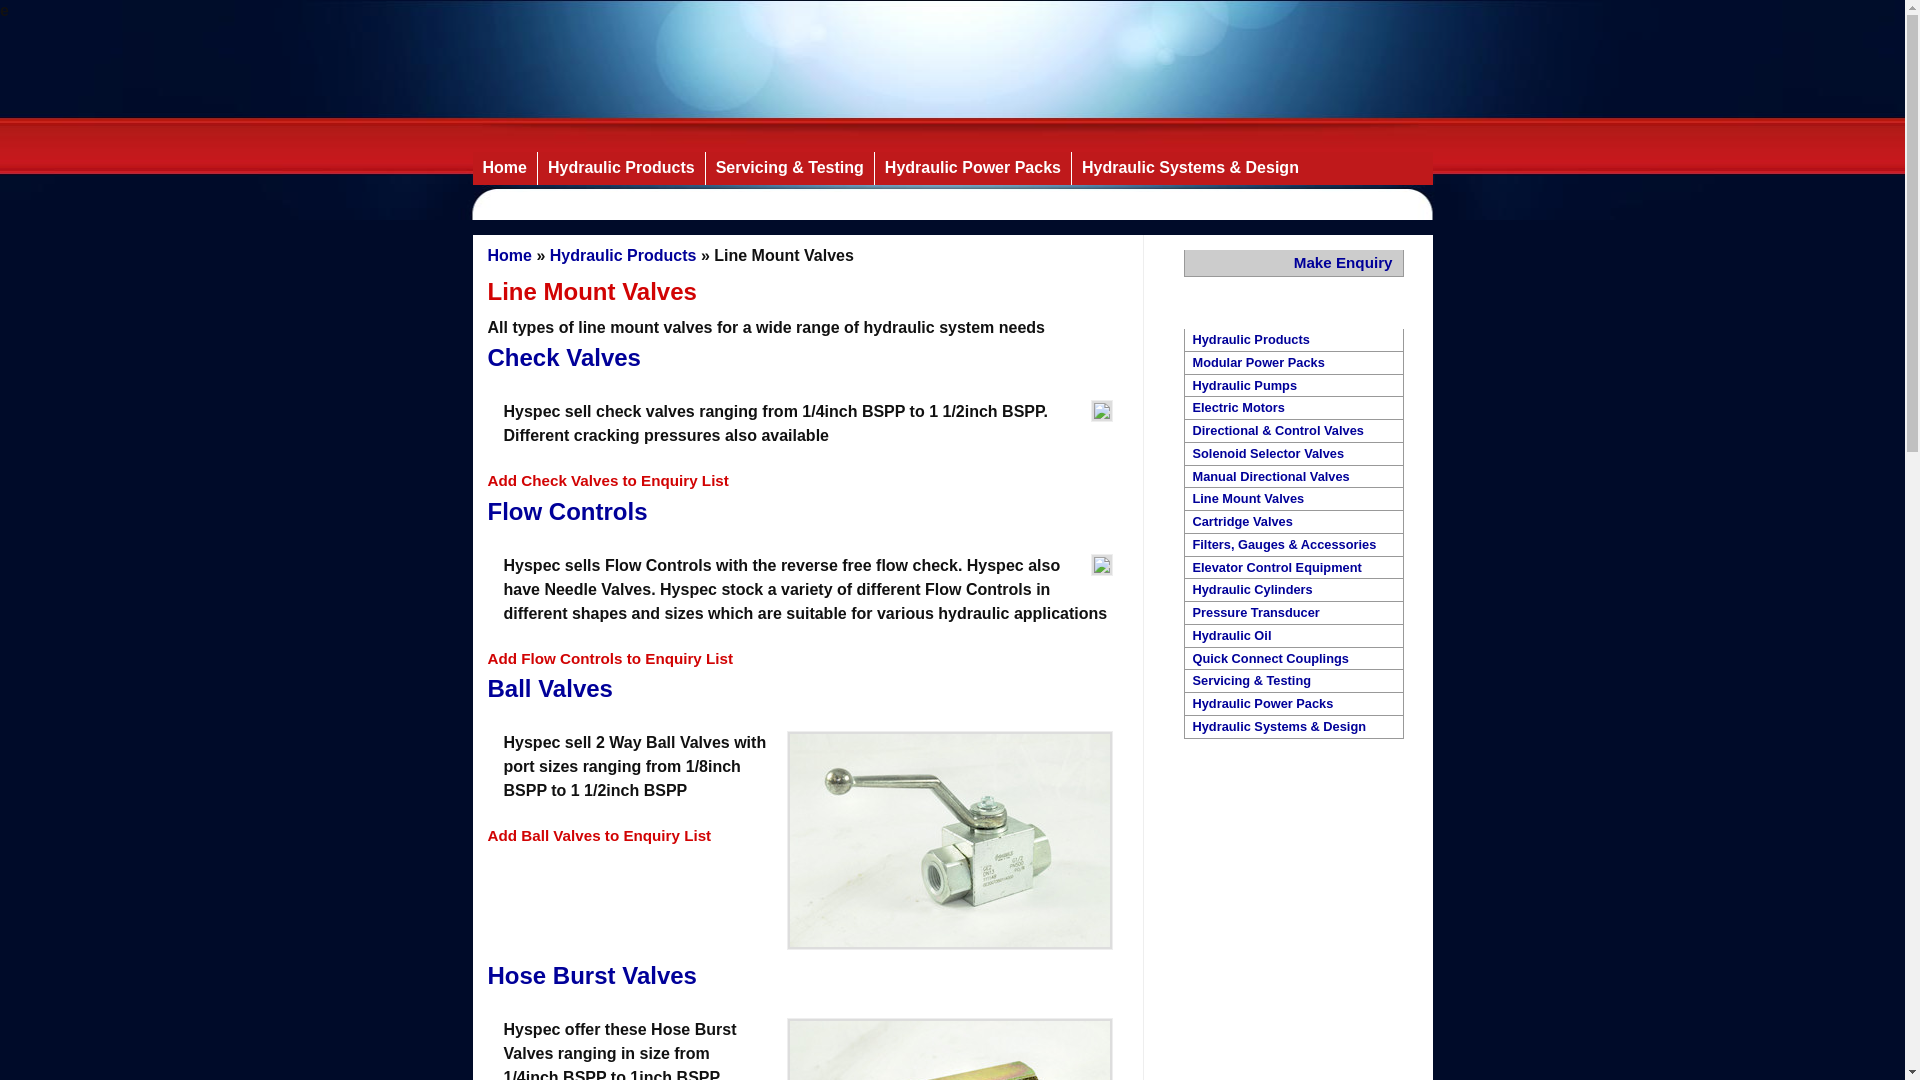  Describe the element at coordinates (607, 480) in the screenshot. I see `'Add Check Valves to Enquiry List'` at that location.